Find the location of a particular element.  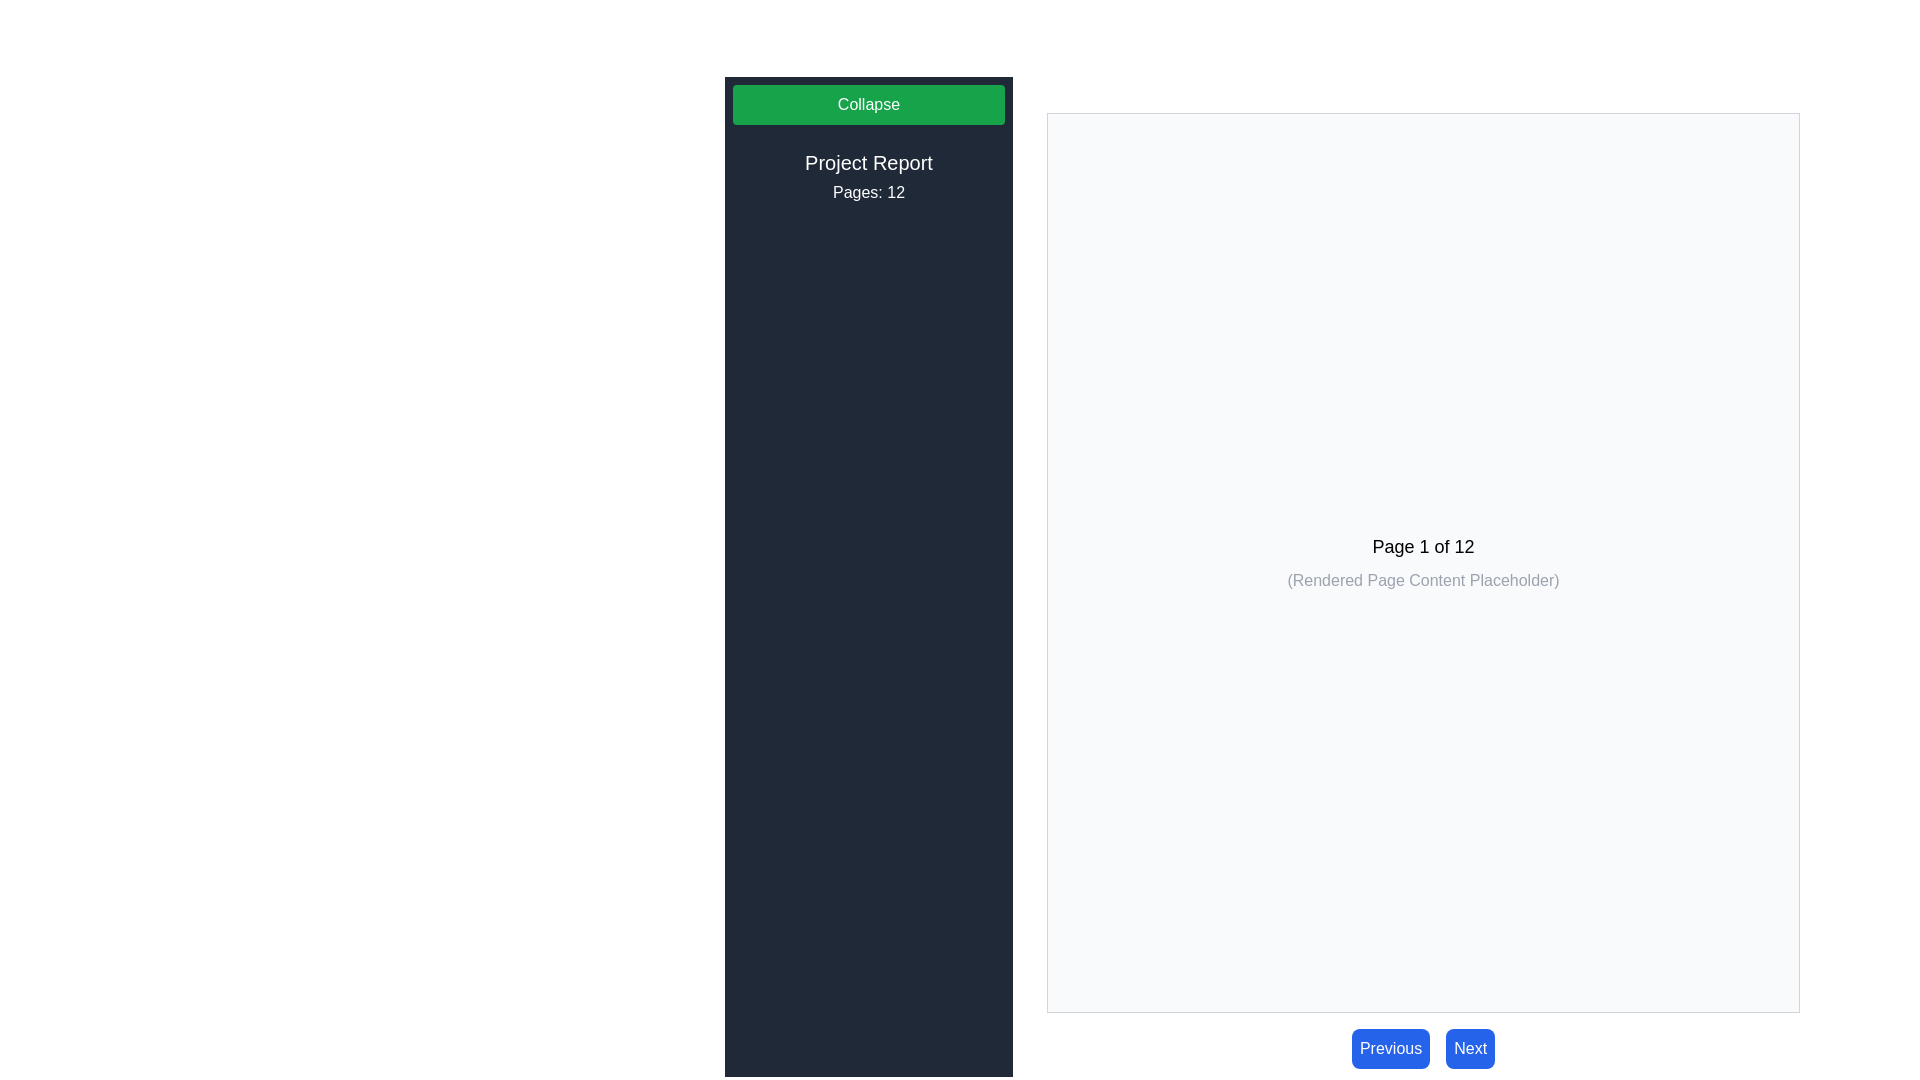

the static text label 'Project Report' which is prominently displayed above 'Pages: 12' within a dark background panel is located at coordinates (868, 161).